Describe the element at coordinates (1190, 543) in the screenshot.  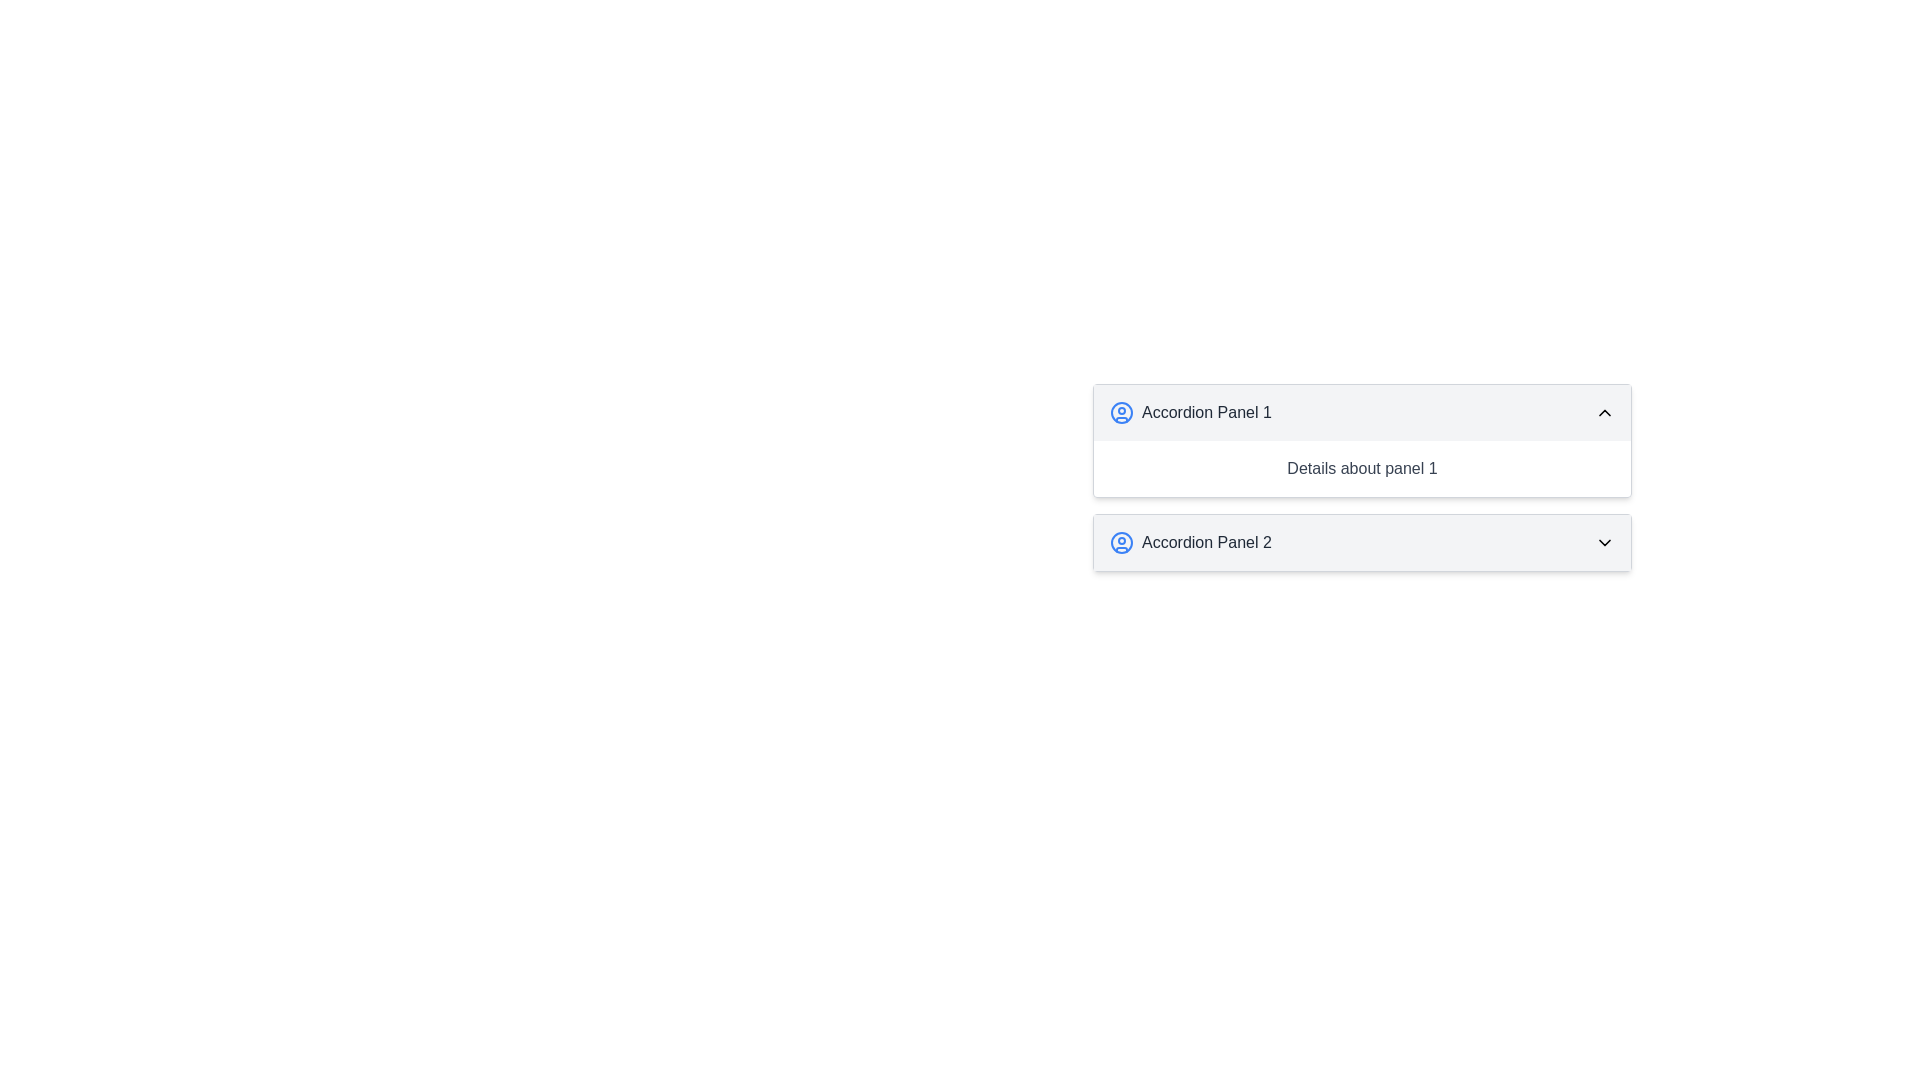
I see `the text label that identifies the second section of the accordion interface` at that location.